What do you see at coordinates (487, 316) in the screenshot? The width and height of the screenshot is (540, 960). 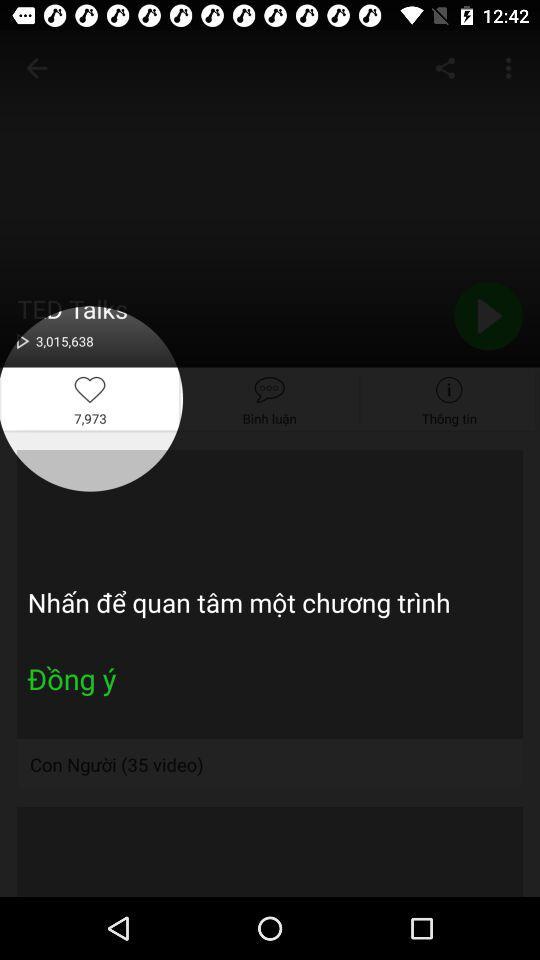 I see `the play icon` at bounding box center [487, 316].